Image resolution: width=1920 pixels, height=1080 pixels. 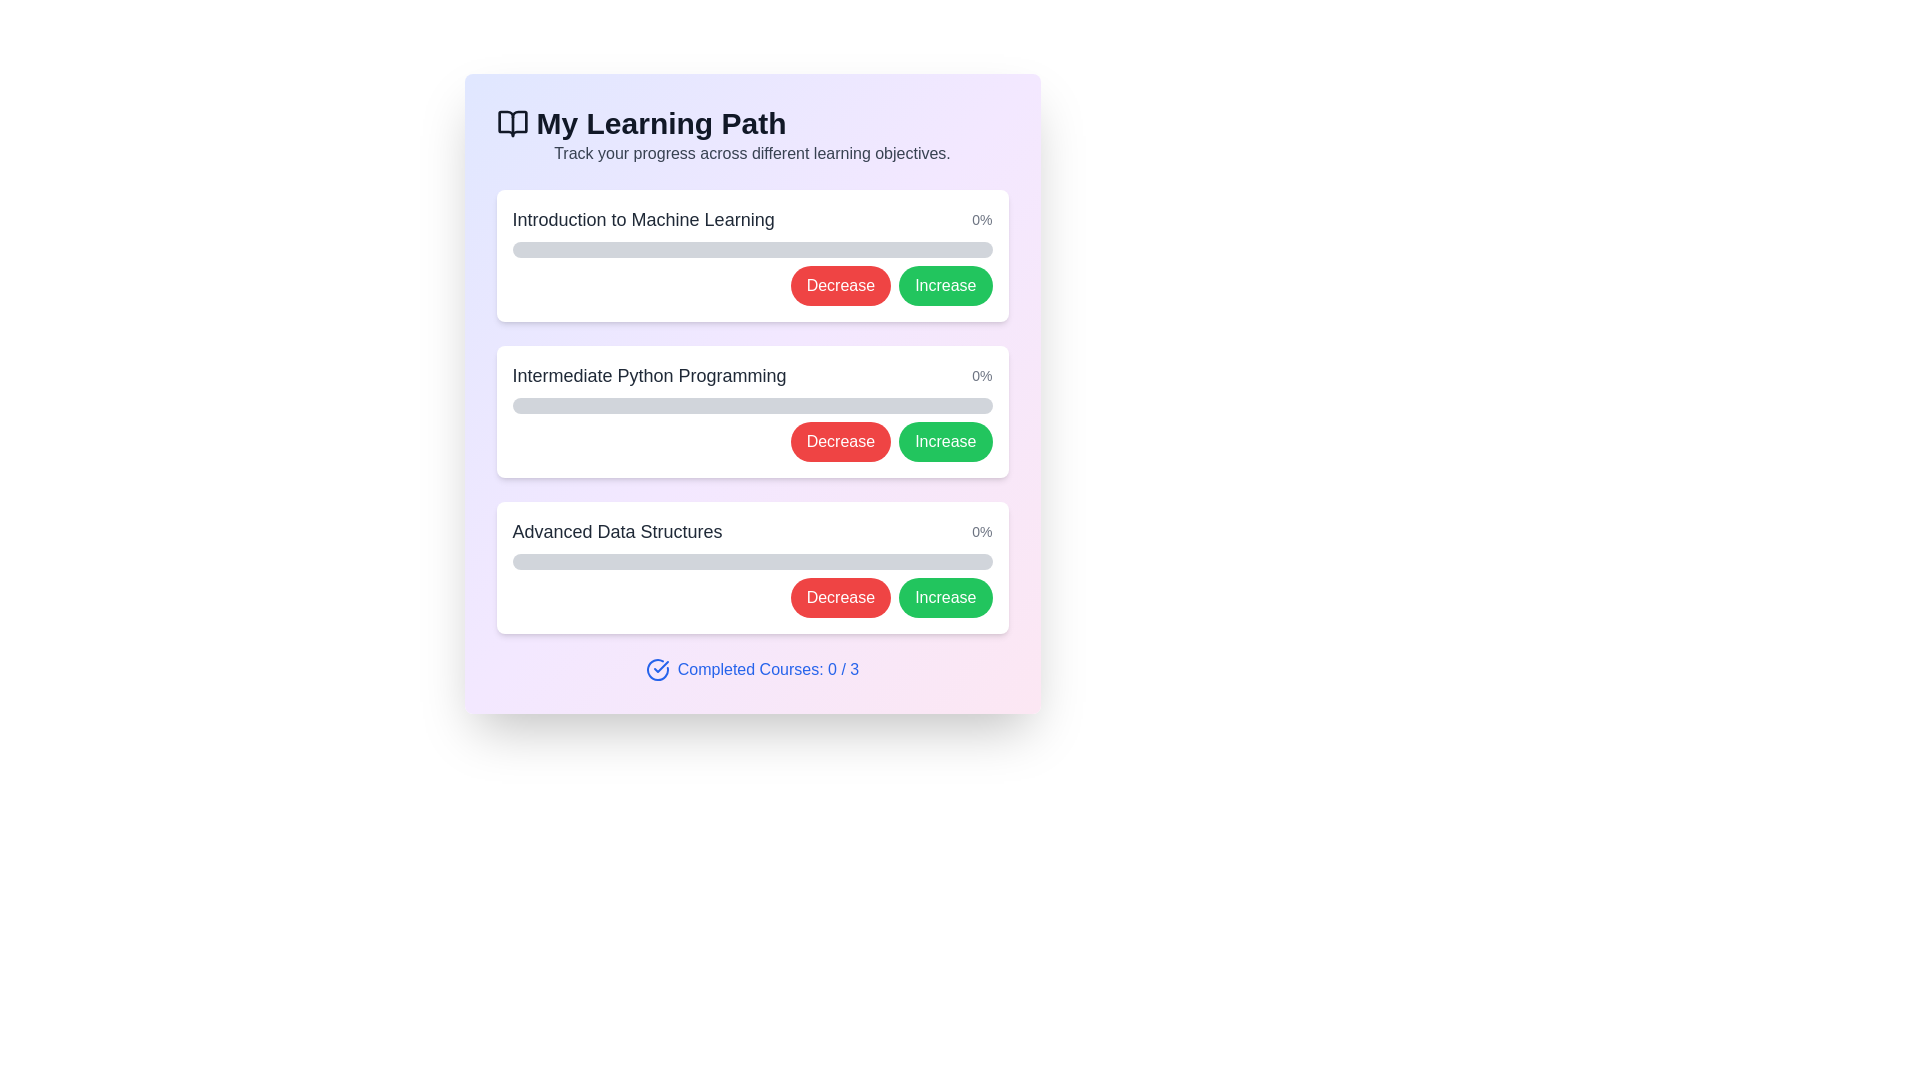 I want to click on the Static Text Label displaying '0%' which indicates progress in the 'Introduction to Machine Learning' module, so click(x=982, y=219).